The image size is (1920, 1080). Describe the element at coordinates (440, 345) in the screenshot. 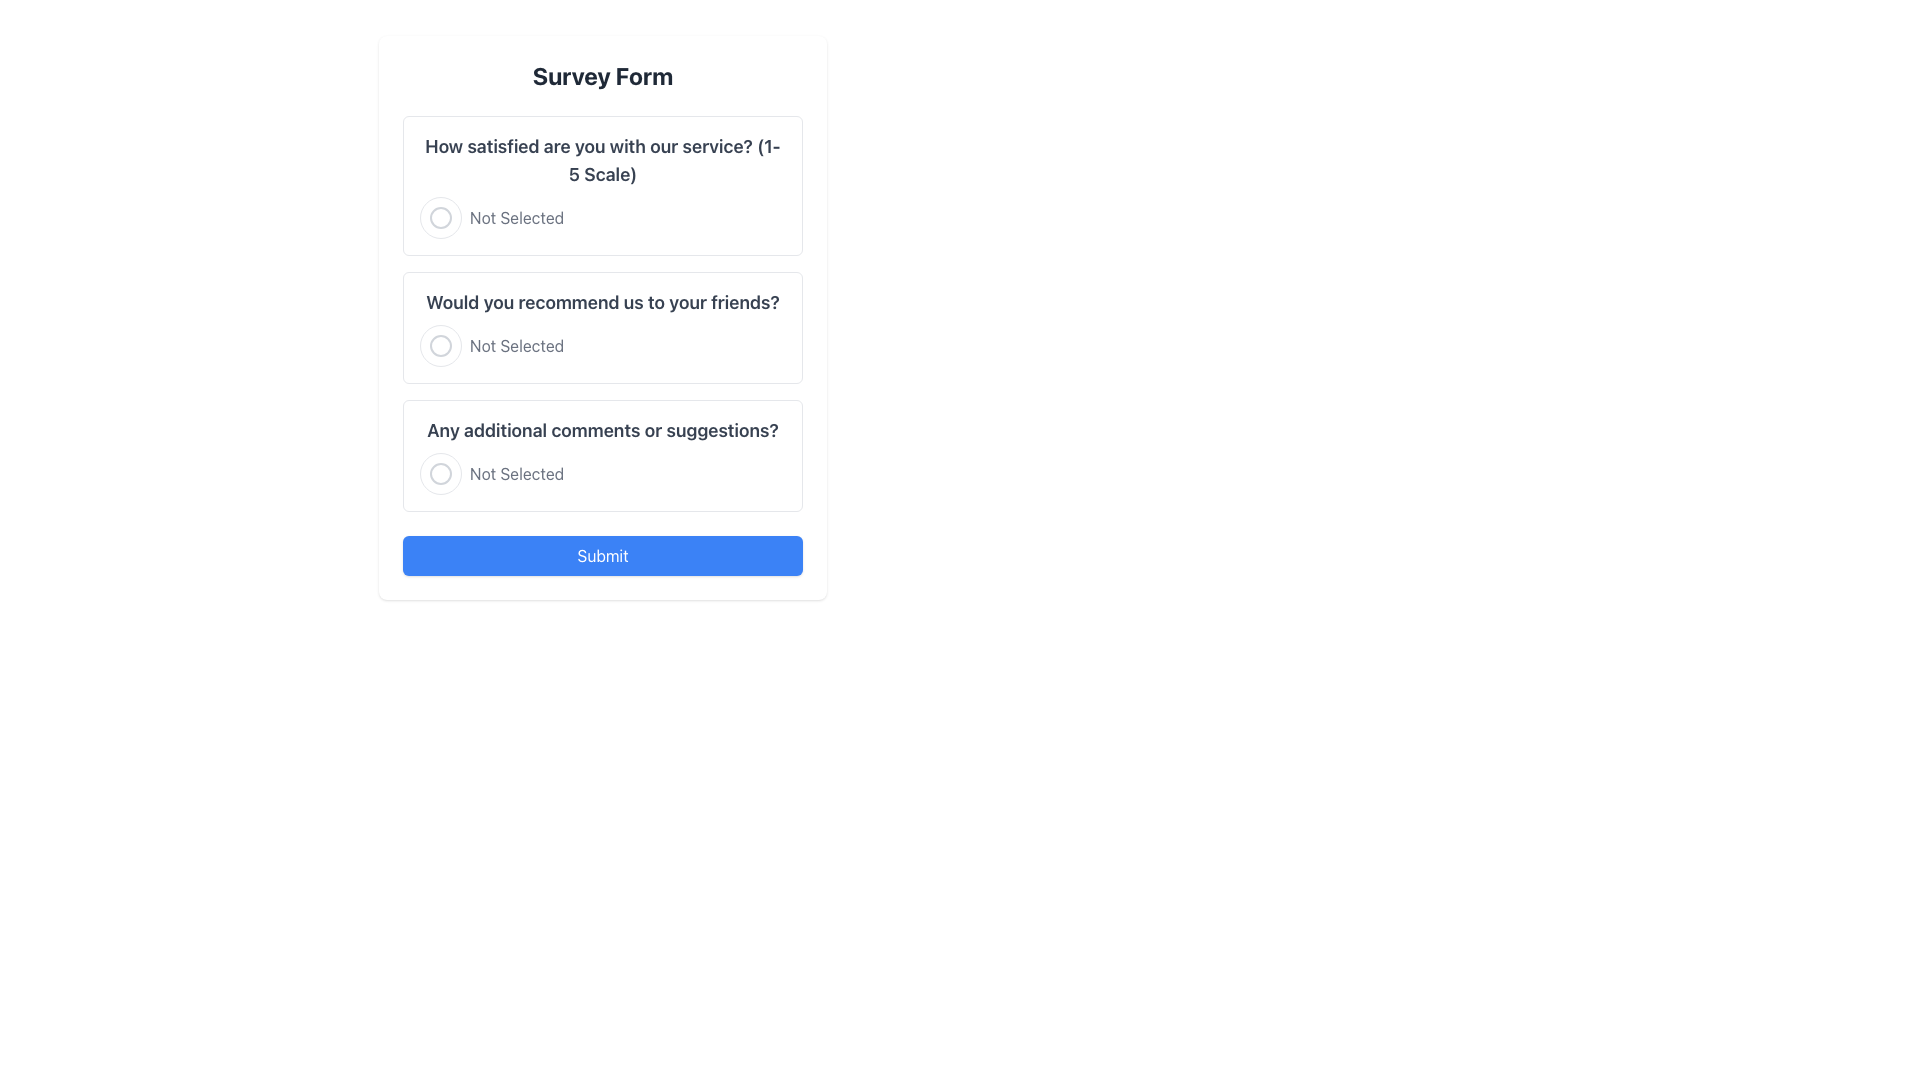

I see `the circular radio button with a gray border next to the label 'Would you recommend us to your friends?'` at that location.